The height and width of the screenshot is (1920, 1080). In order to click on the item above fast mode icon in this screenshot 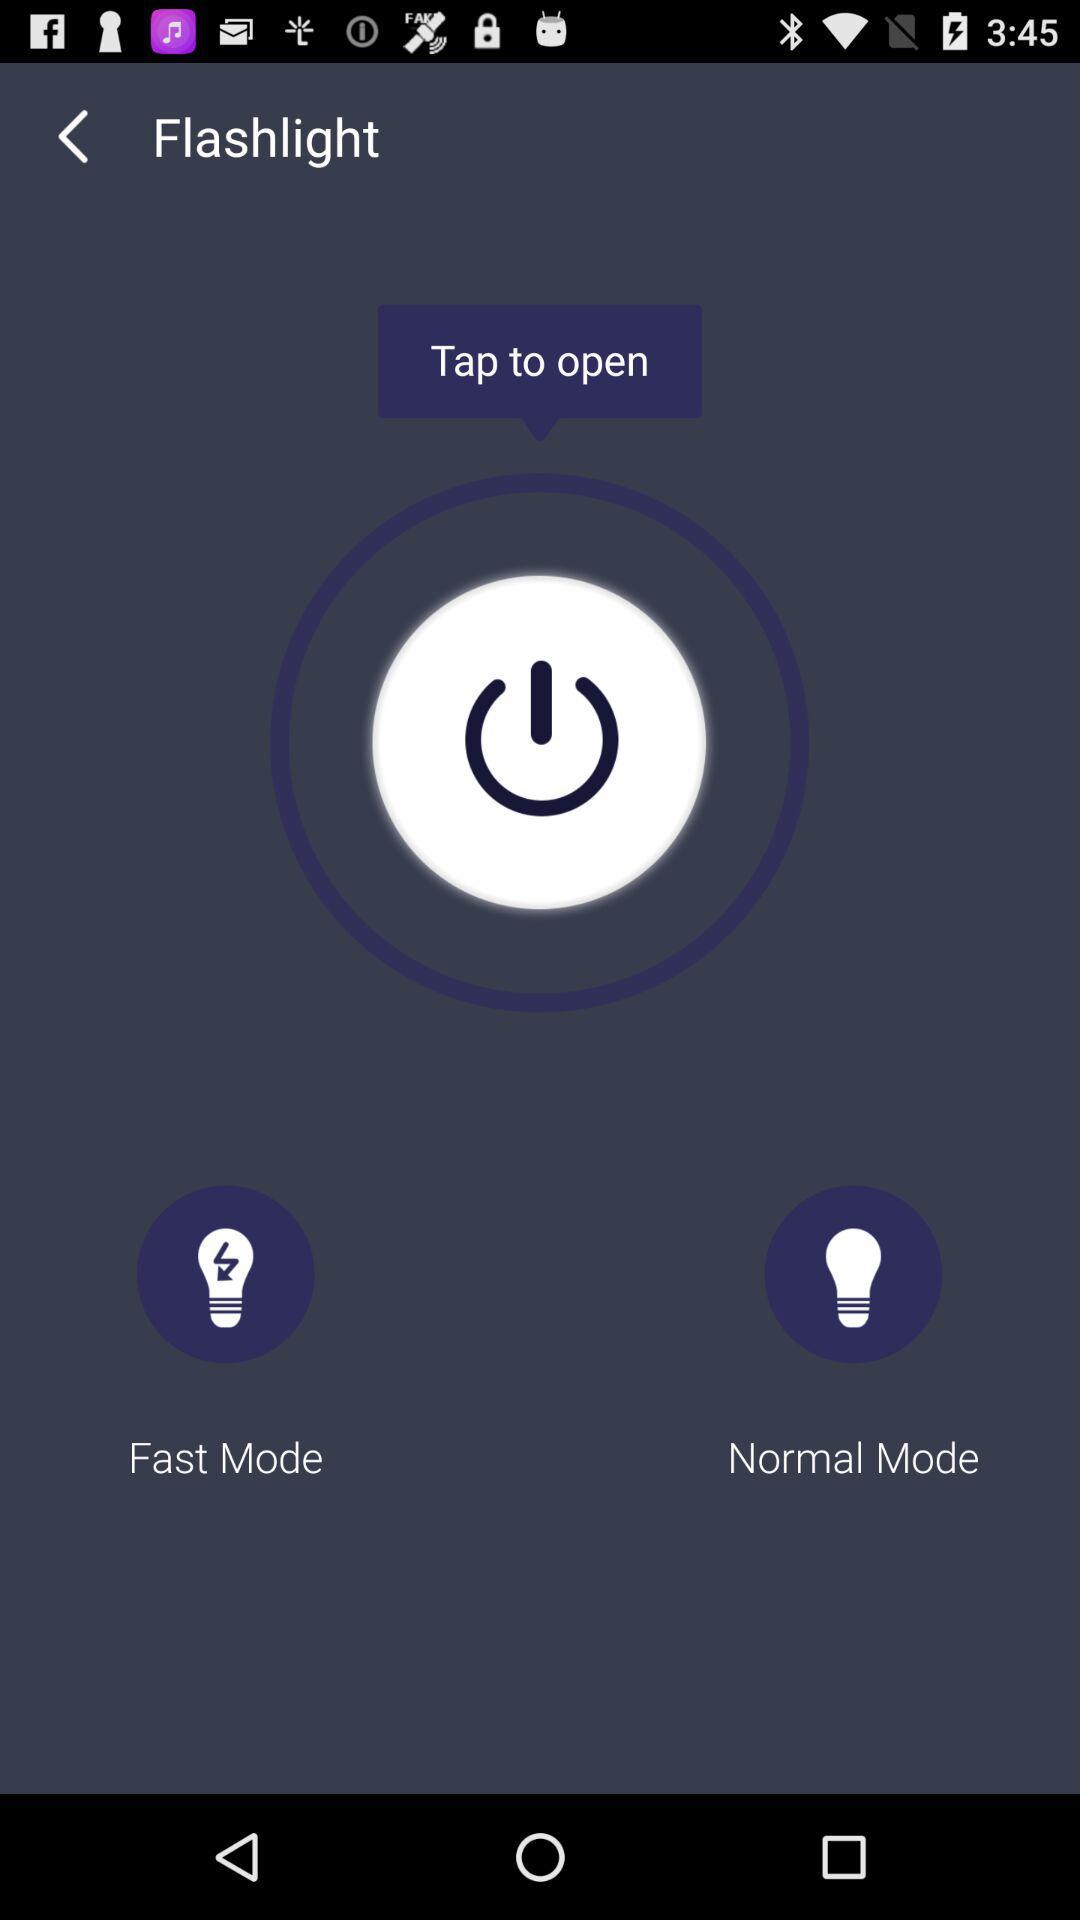, I will do `click(538, 741)`.